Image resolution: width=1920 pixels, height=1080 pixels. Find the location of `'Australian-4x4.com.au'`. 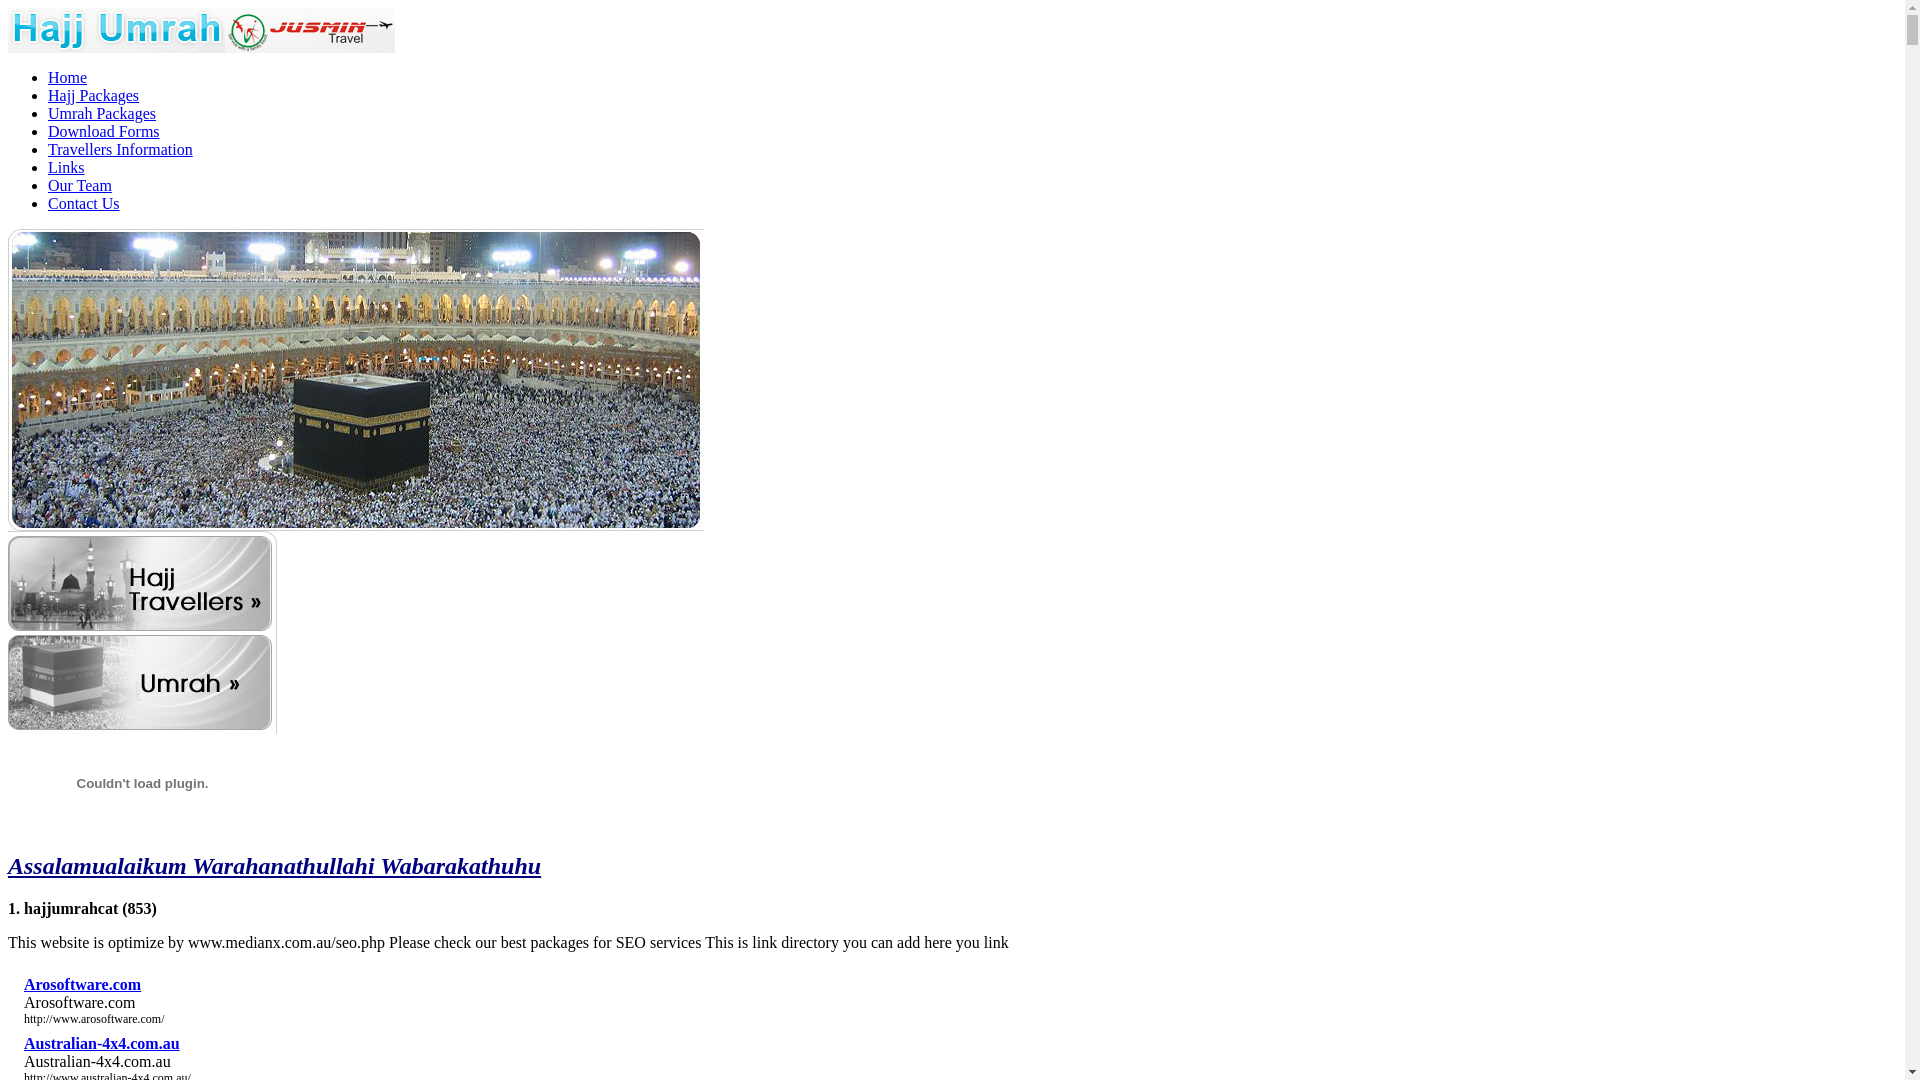

'Australian-4x4.com.au' is located at coordinates (100, 1042).